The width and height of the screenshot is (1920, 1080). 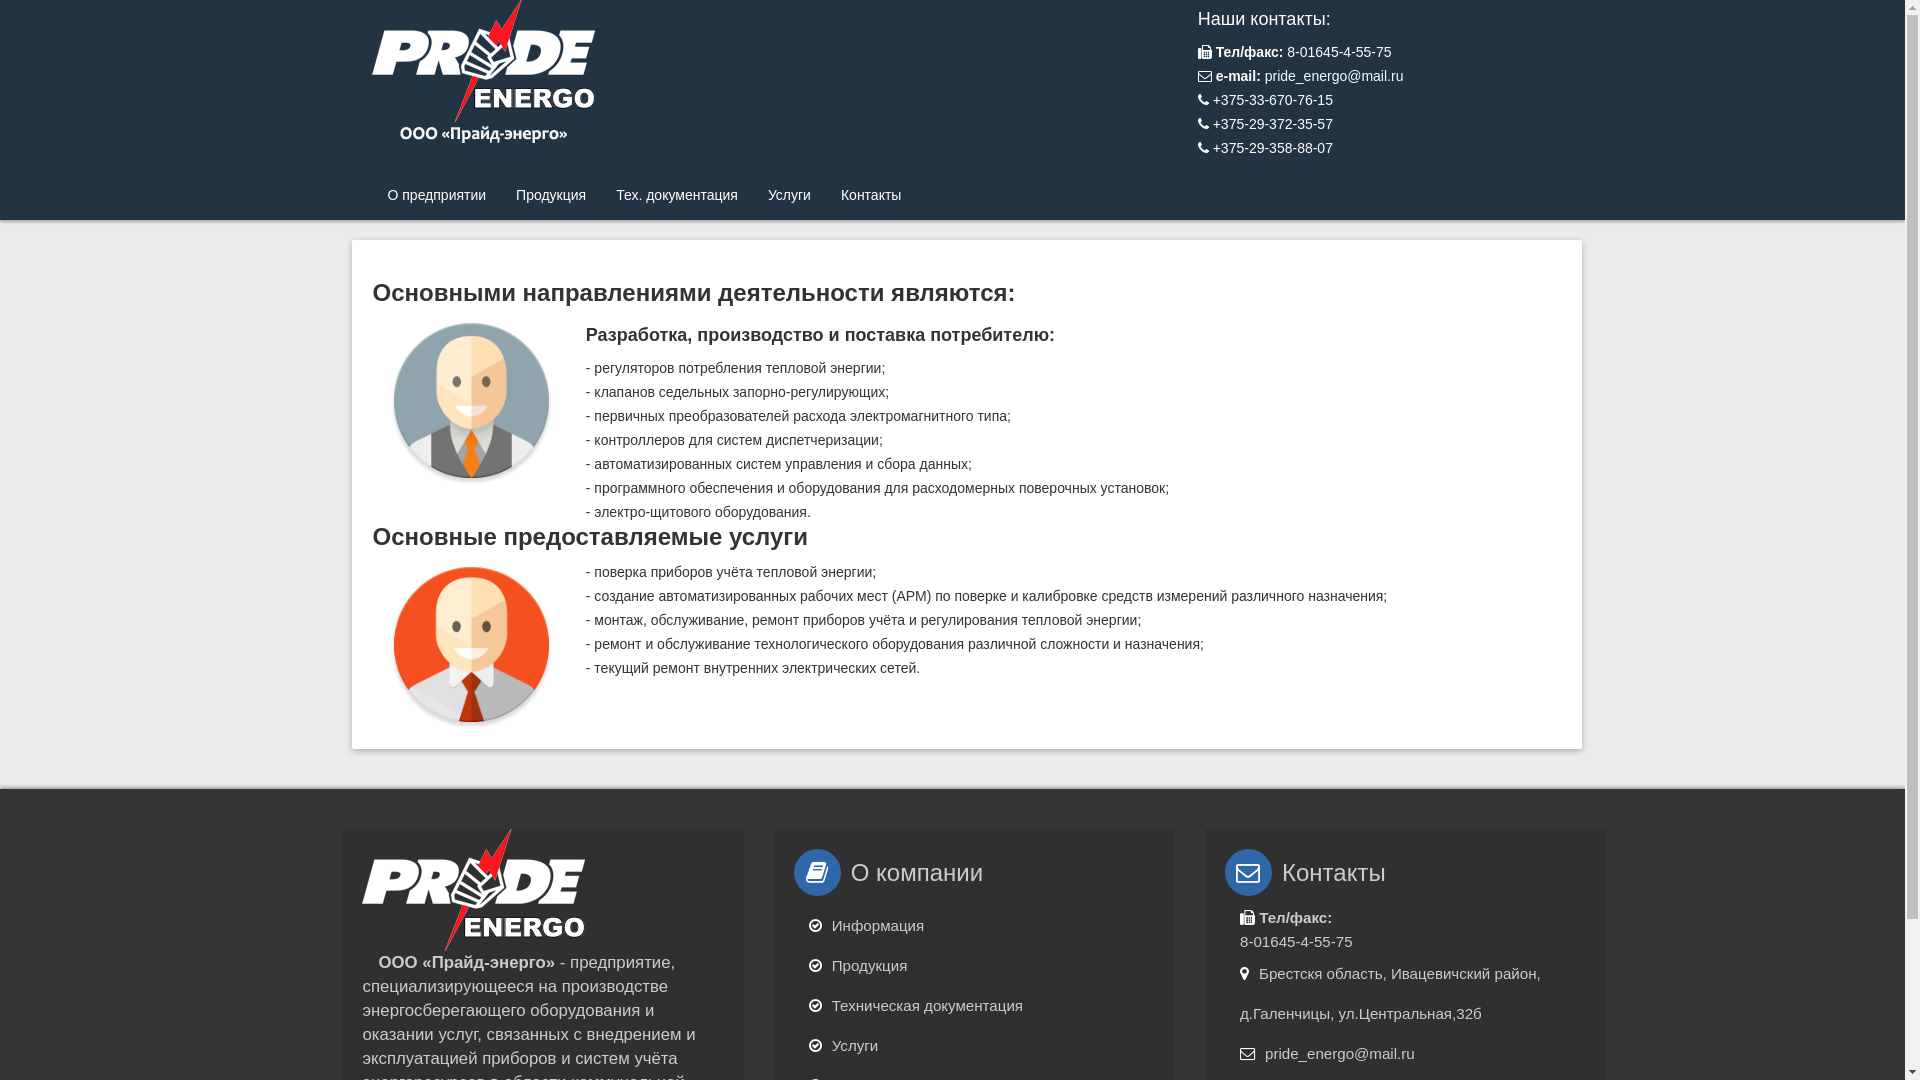 I want to click on 'pride_energo@mail.ru', so click(x=1334, y=75).